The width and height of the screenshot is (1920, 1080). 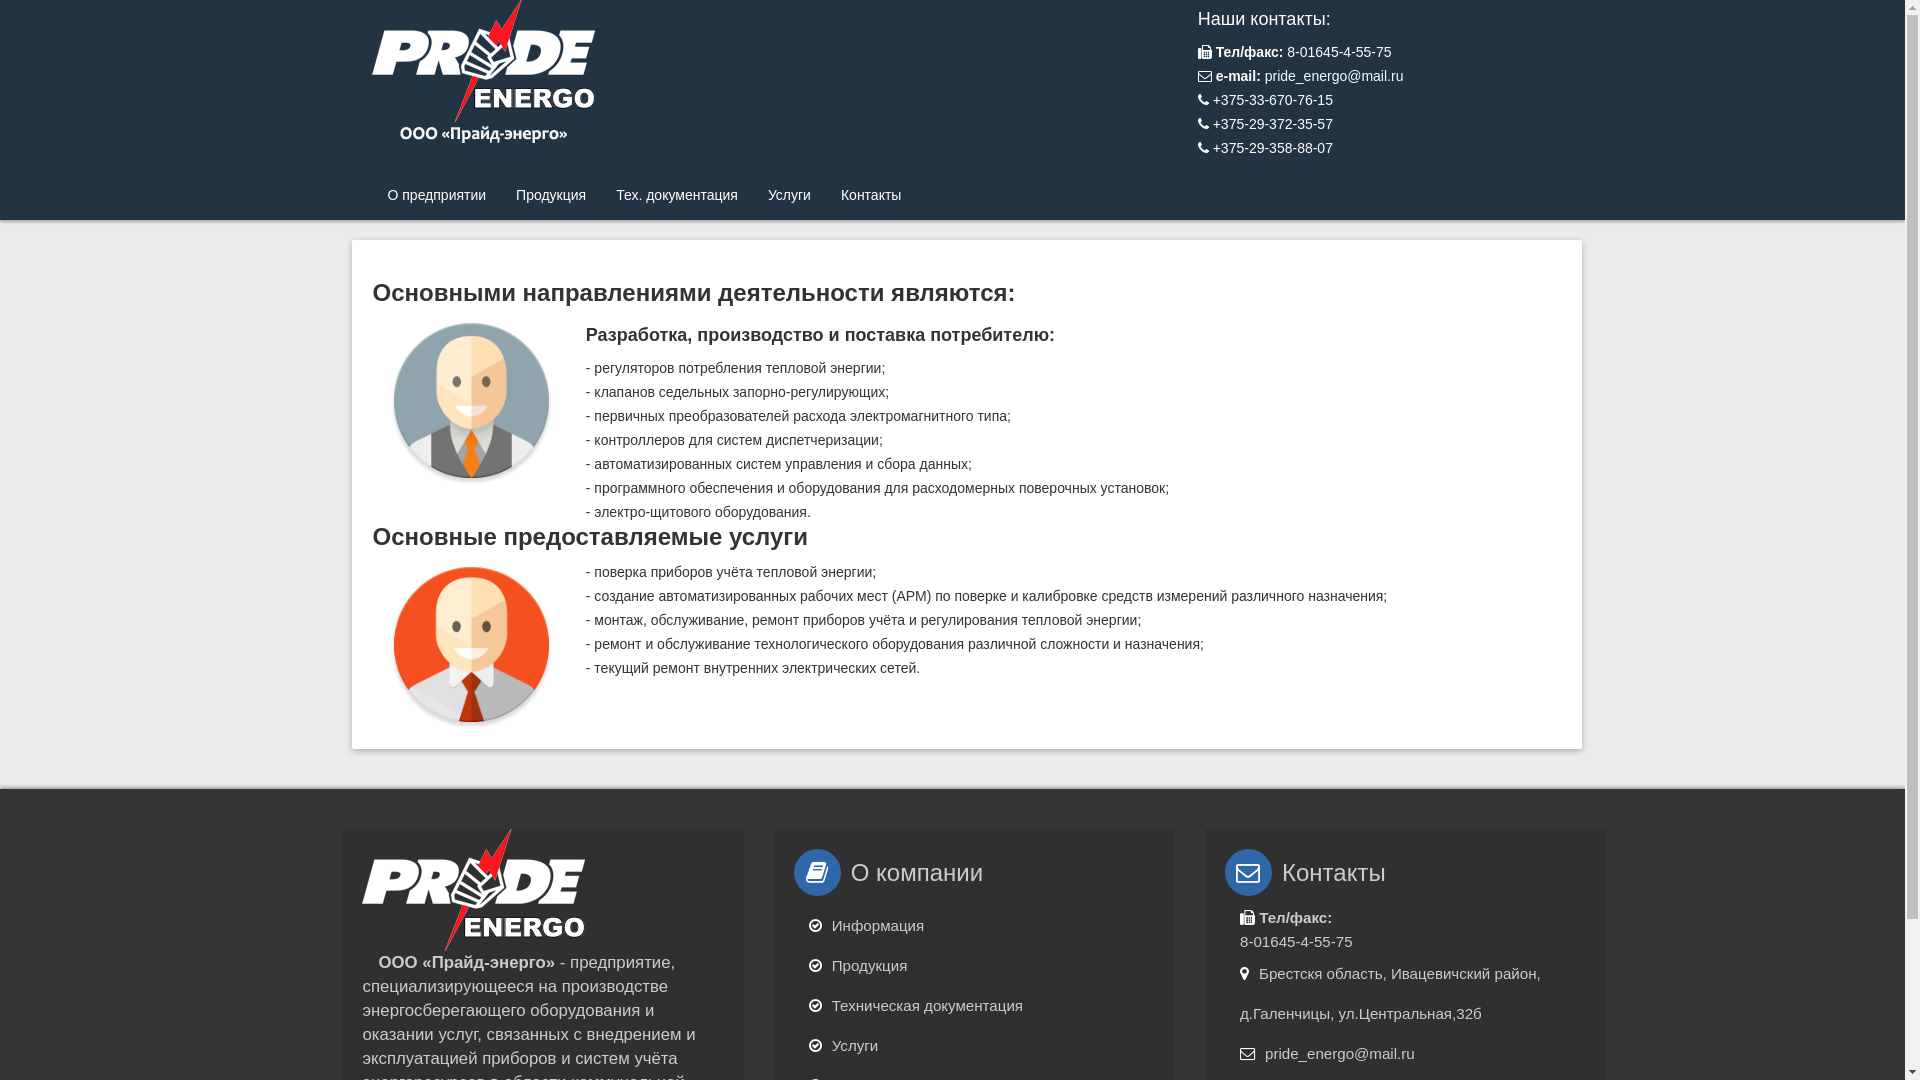 I want to click on 'pride_energo@mail.ru', so click(x=1334, y=75).